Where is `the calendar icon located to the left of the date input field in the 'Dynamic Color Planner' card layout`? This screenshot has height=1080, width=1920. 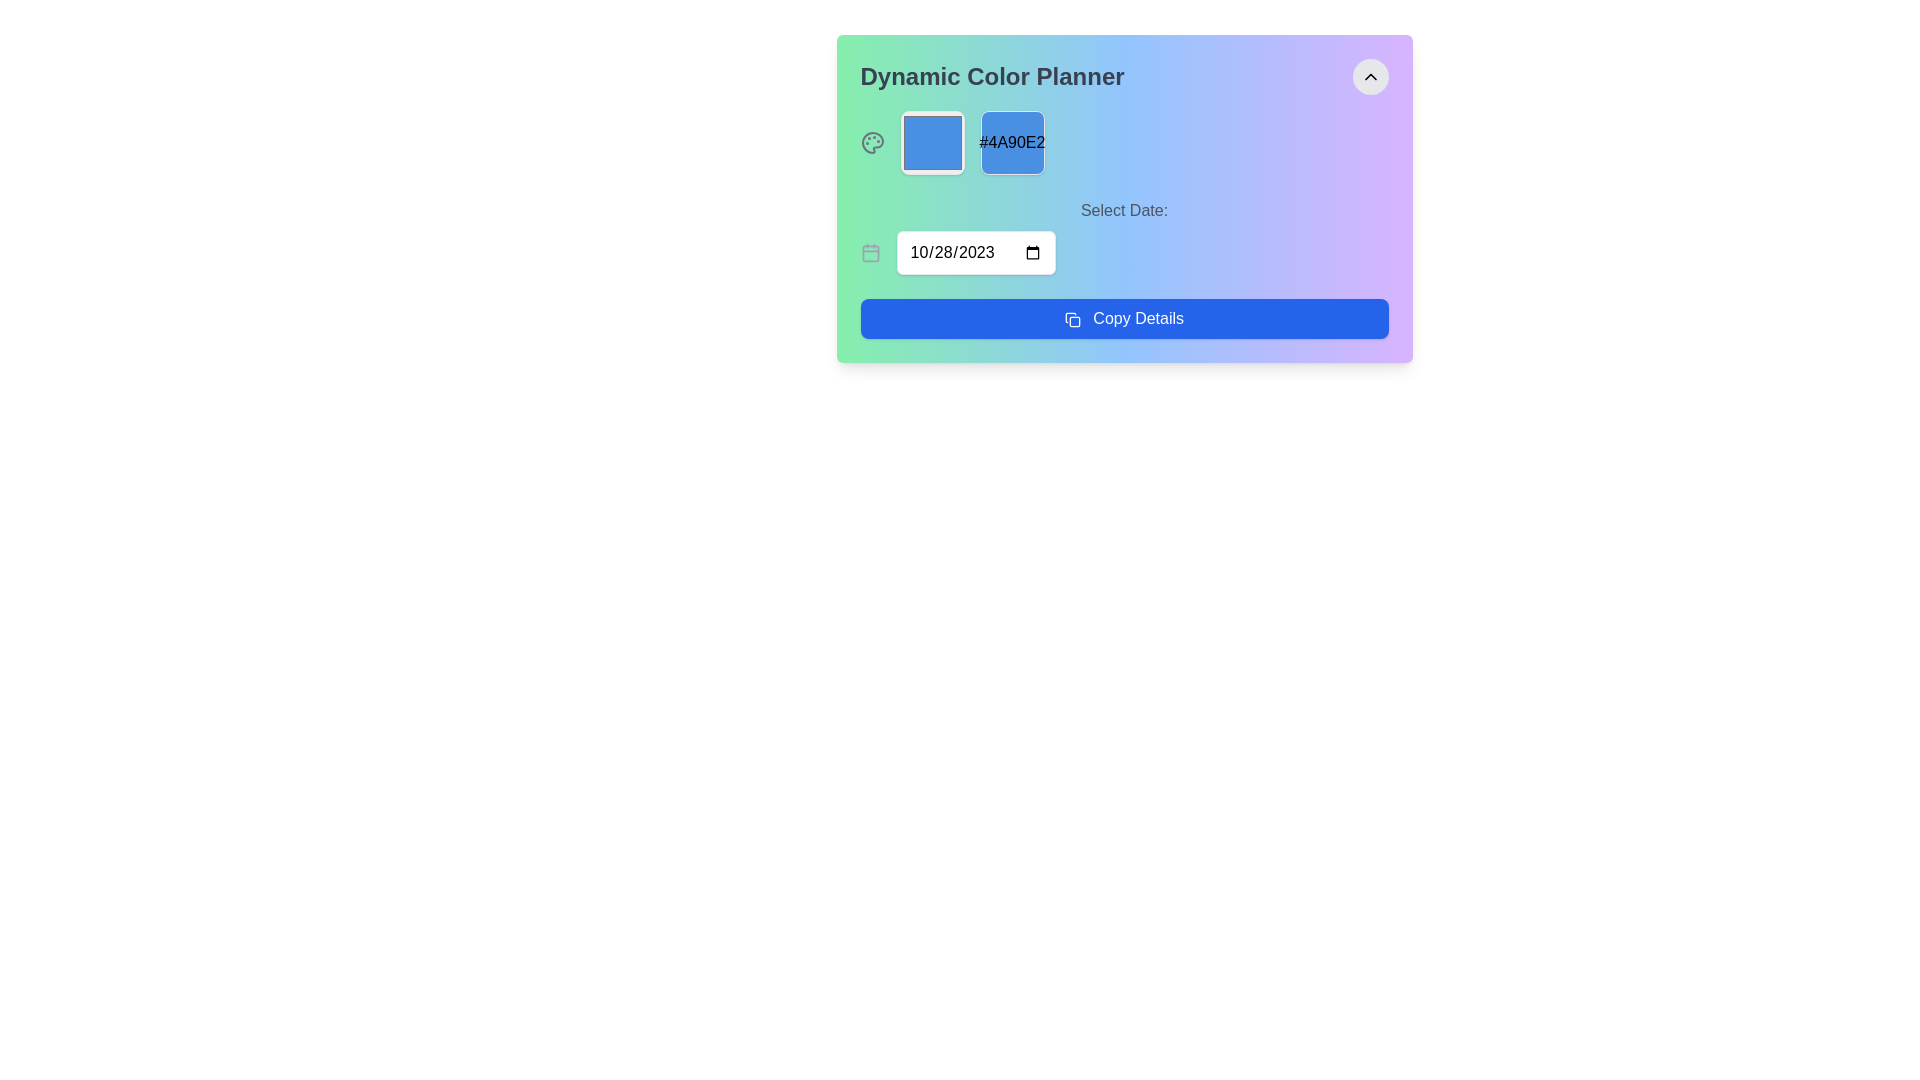
the calendar icon located to the left of the date input field in the 'Dynamic Color Planner' card layout is located at coordinates (870, 252).